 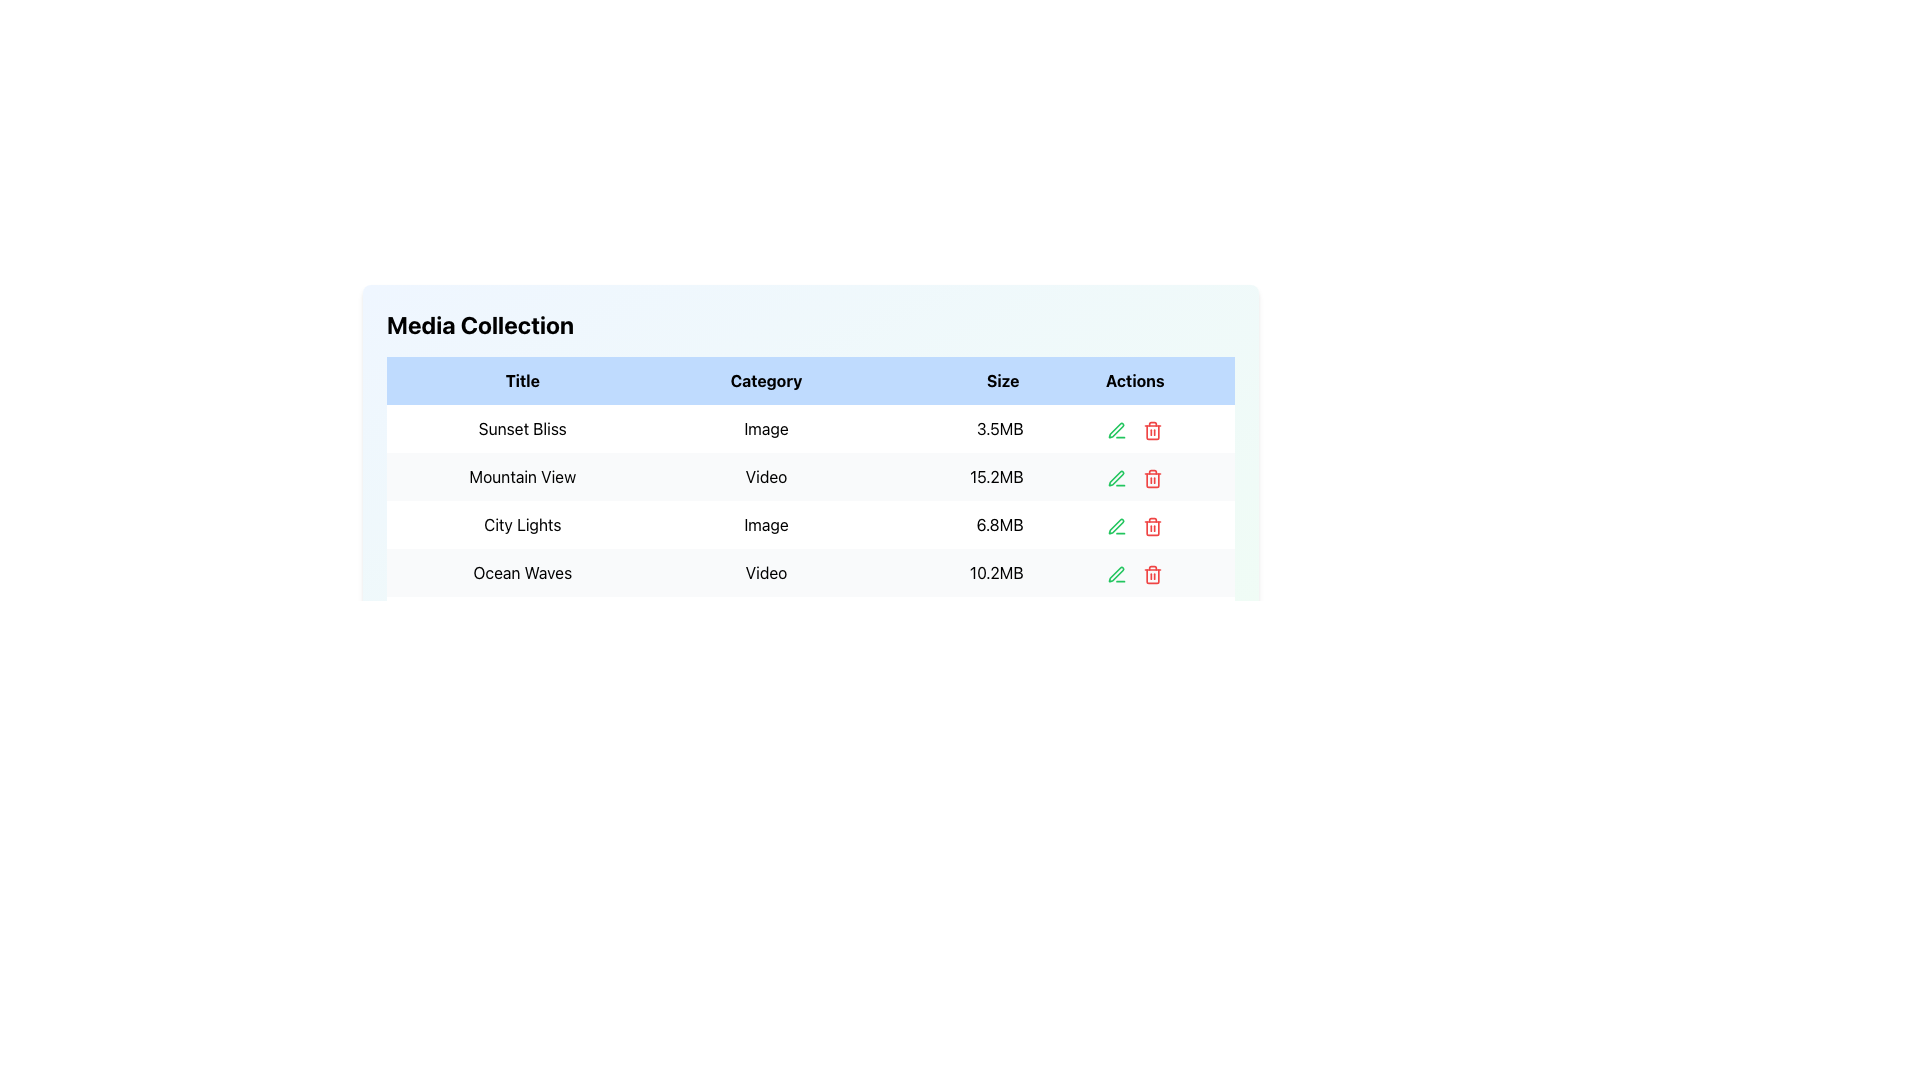 I want to click on the deletion icon button located in the 'Actions' column of the first row for the item 'Sunset Bliss', so click(x=1153, y=429).